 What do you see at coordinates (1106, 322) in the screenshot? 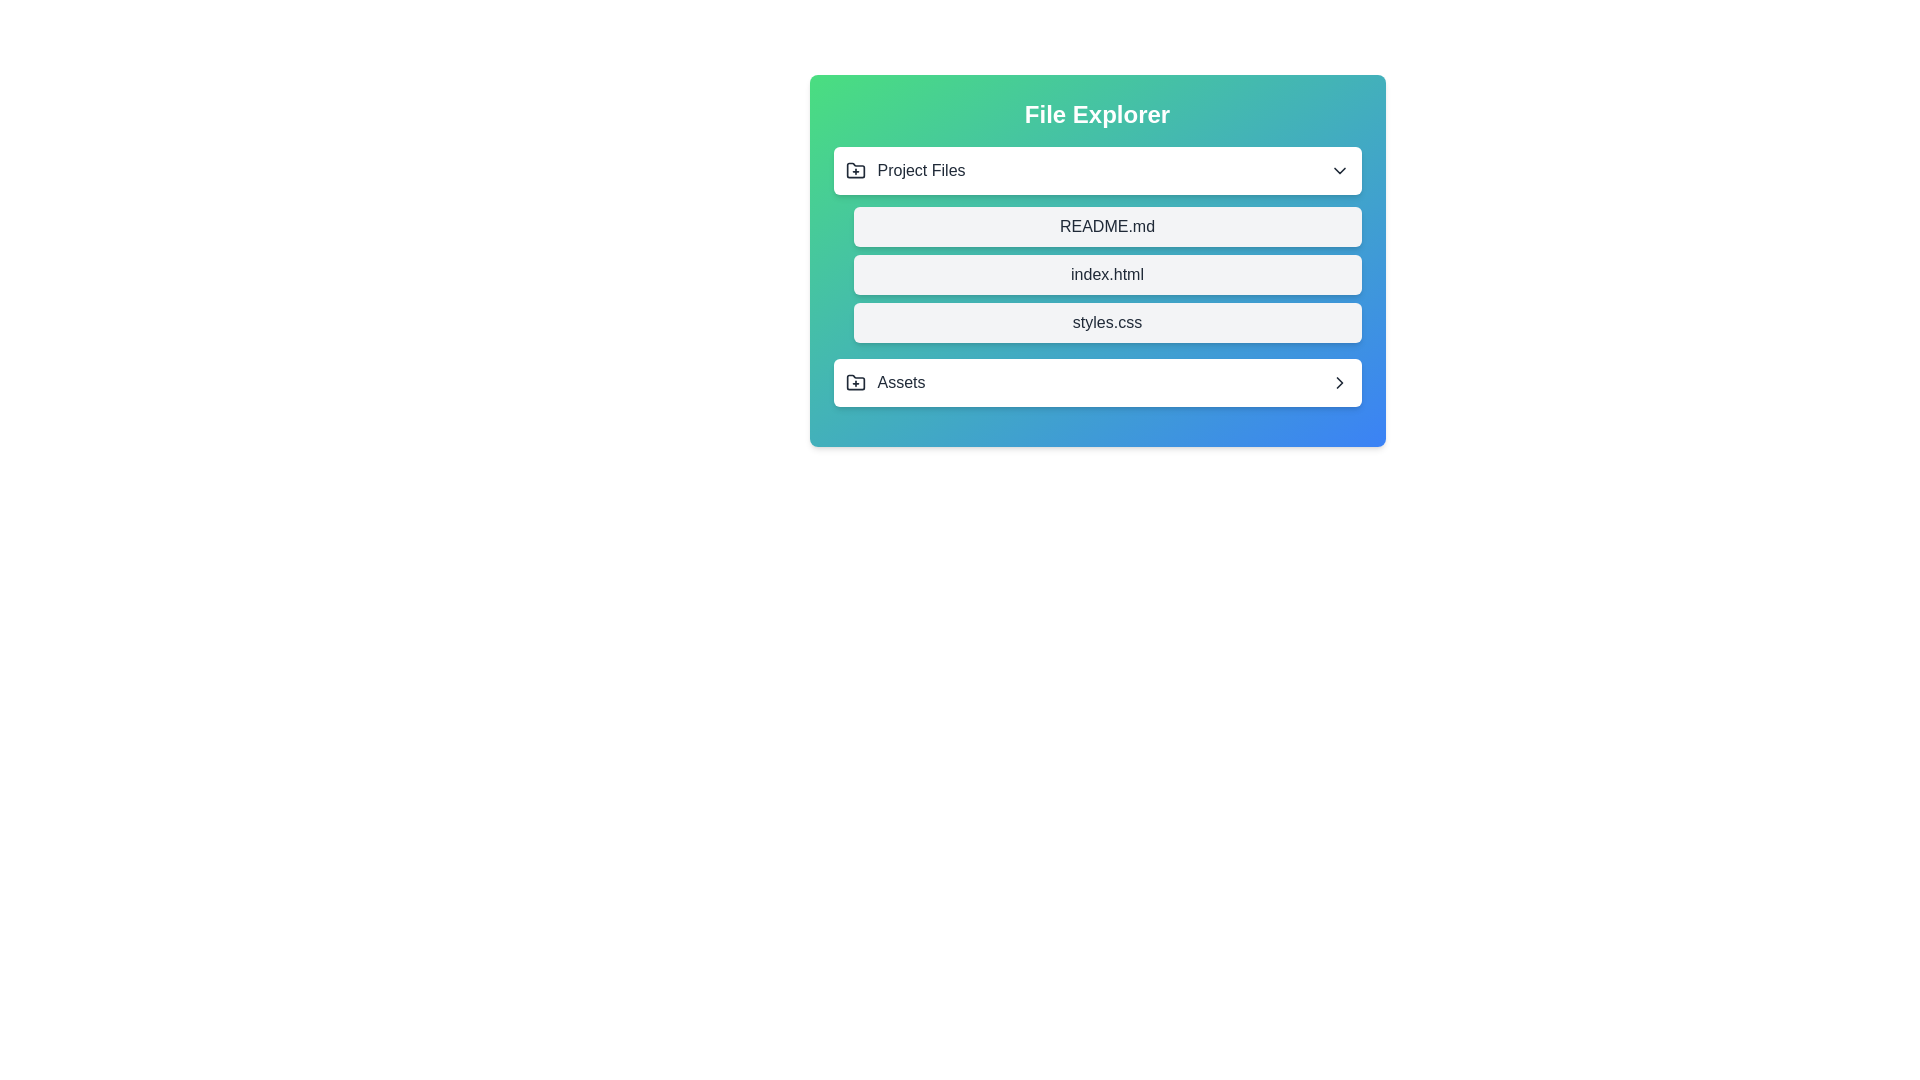
I see `the button labeled 'styles.css' which has a light gray background and is the last item in the list of buttons in the 'File Explorer' section` at bounding box center [1106, 322].